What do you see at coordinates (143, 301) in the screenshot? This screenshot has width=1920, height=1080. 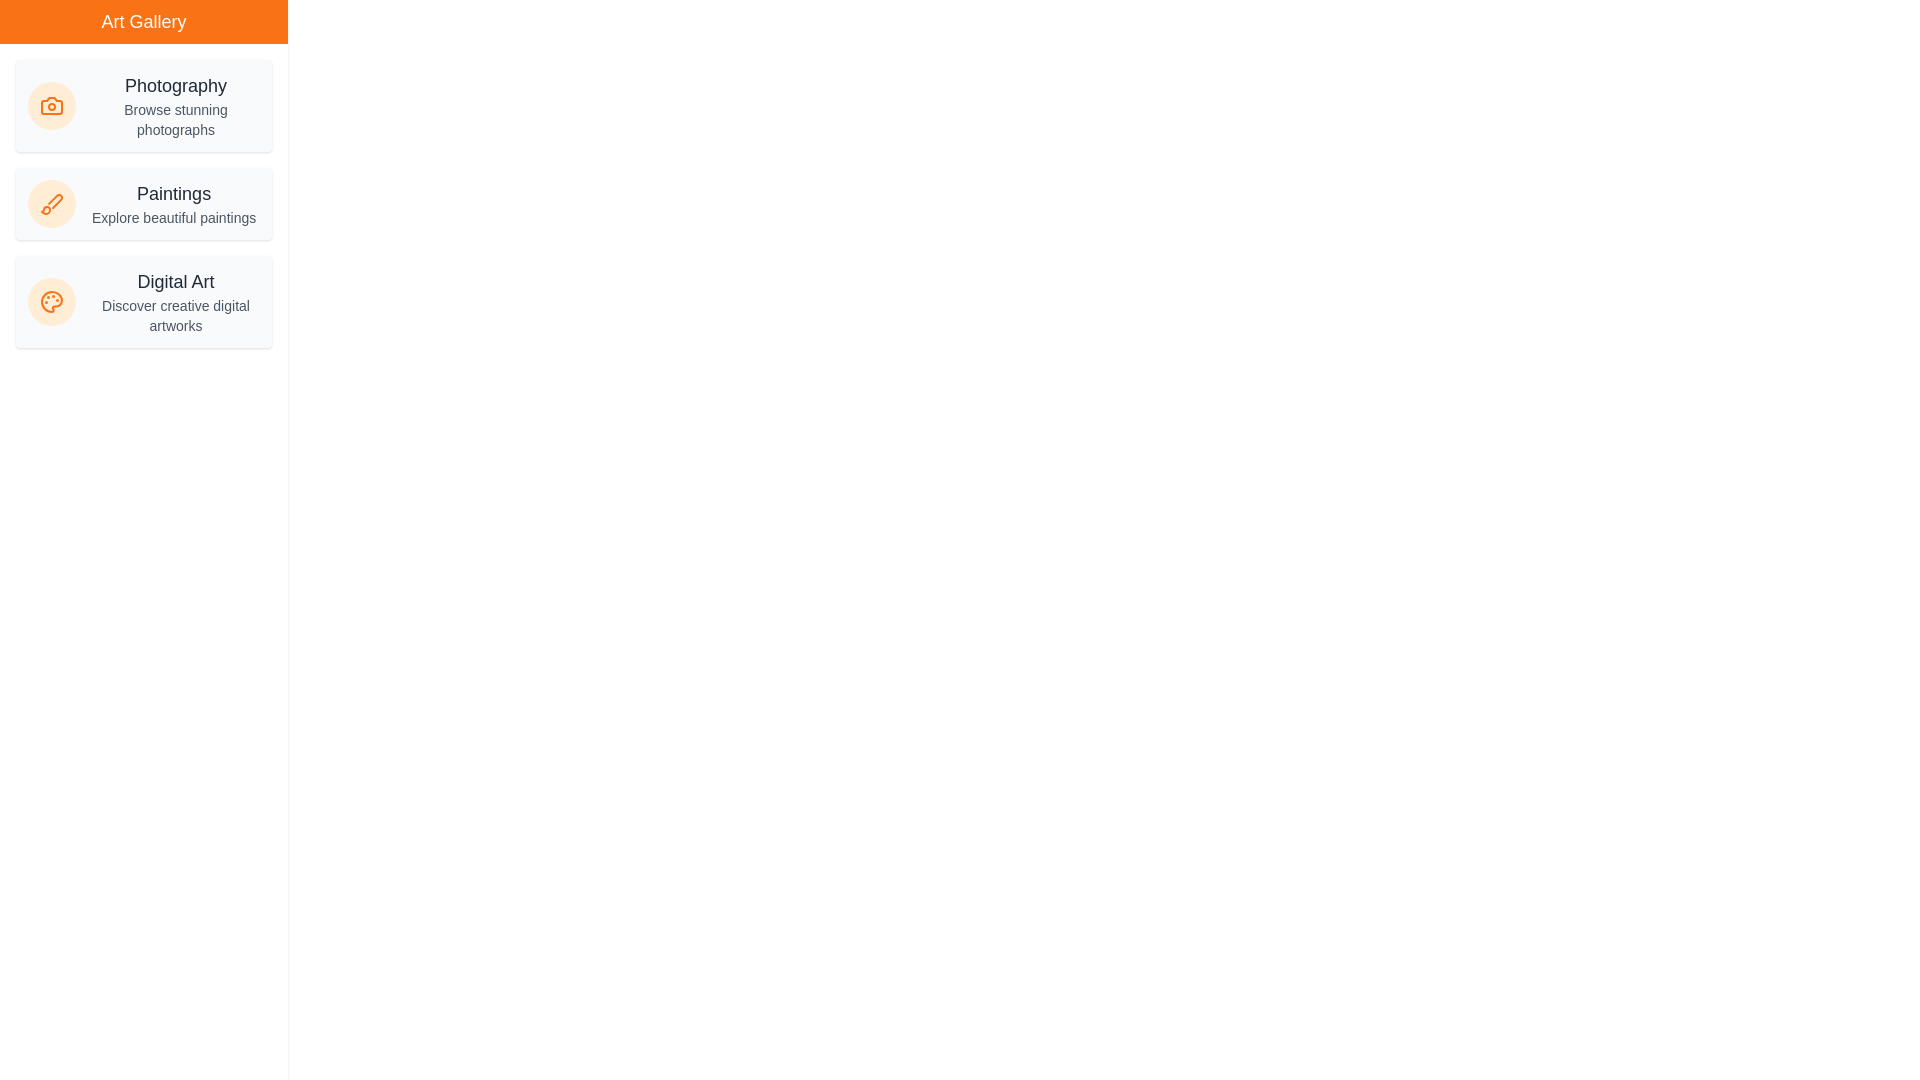 I see `the category item Digital Art` at bounding box center [143, 301].